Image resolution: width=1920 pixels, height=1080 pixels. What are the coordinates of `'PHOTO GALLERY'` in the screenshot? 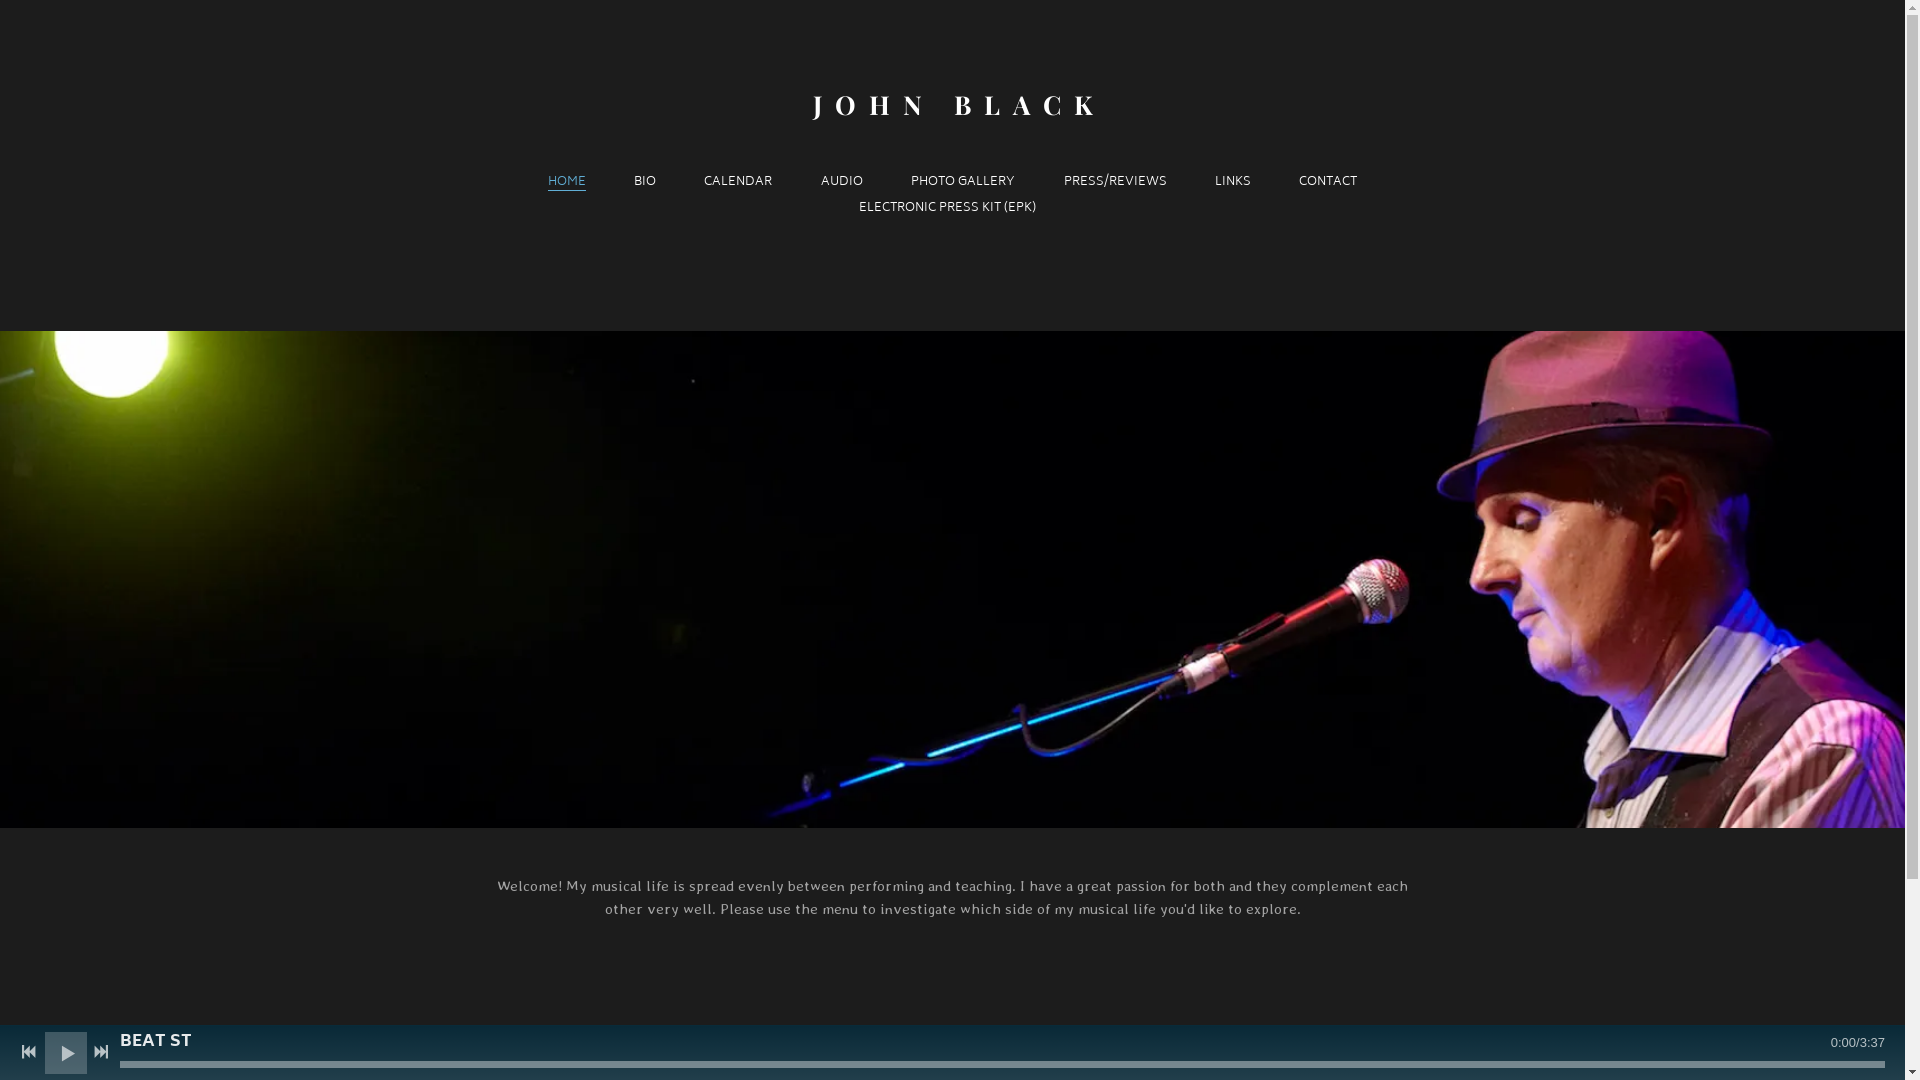 It's located at (963, 182).